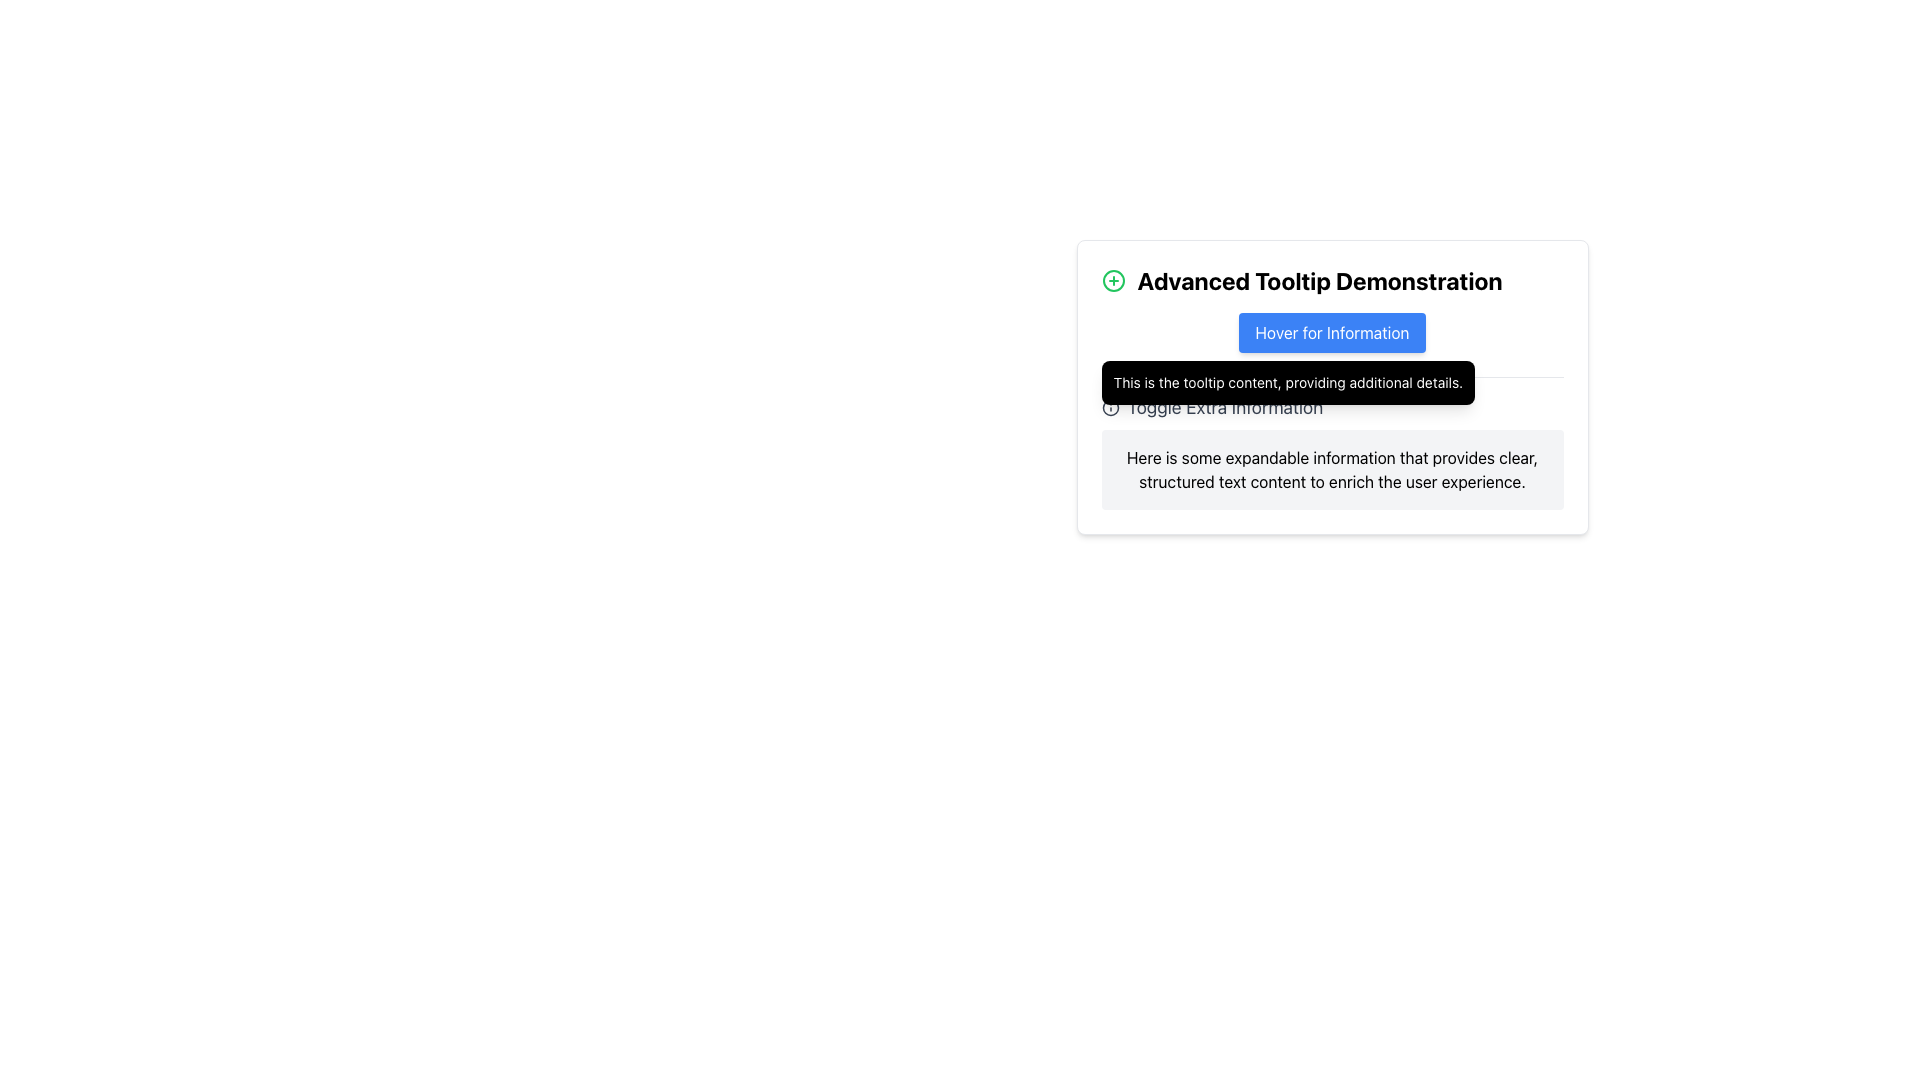  Describe the element at coordinates (1109, 407) in the screenshot. I see `the icon located at the extreme left of the label 'Toggle Extra Information' to interact and access further details` at that location.